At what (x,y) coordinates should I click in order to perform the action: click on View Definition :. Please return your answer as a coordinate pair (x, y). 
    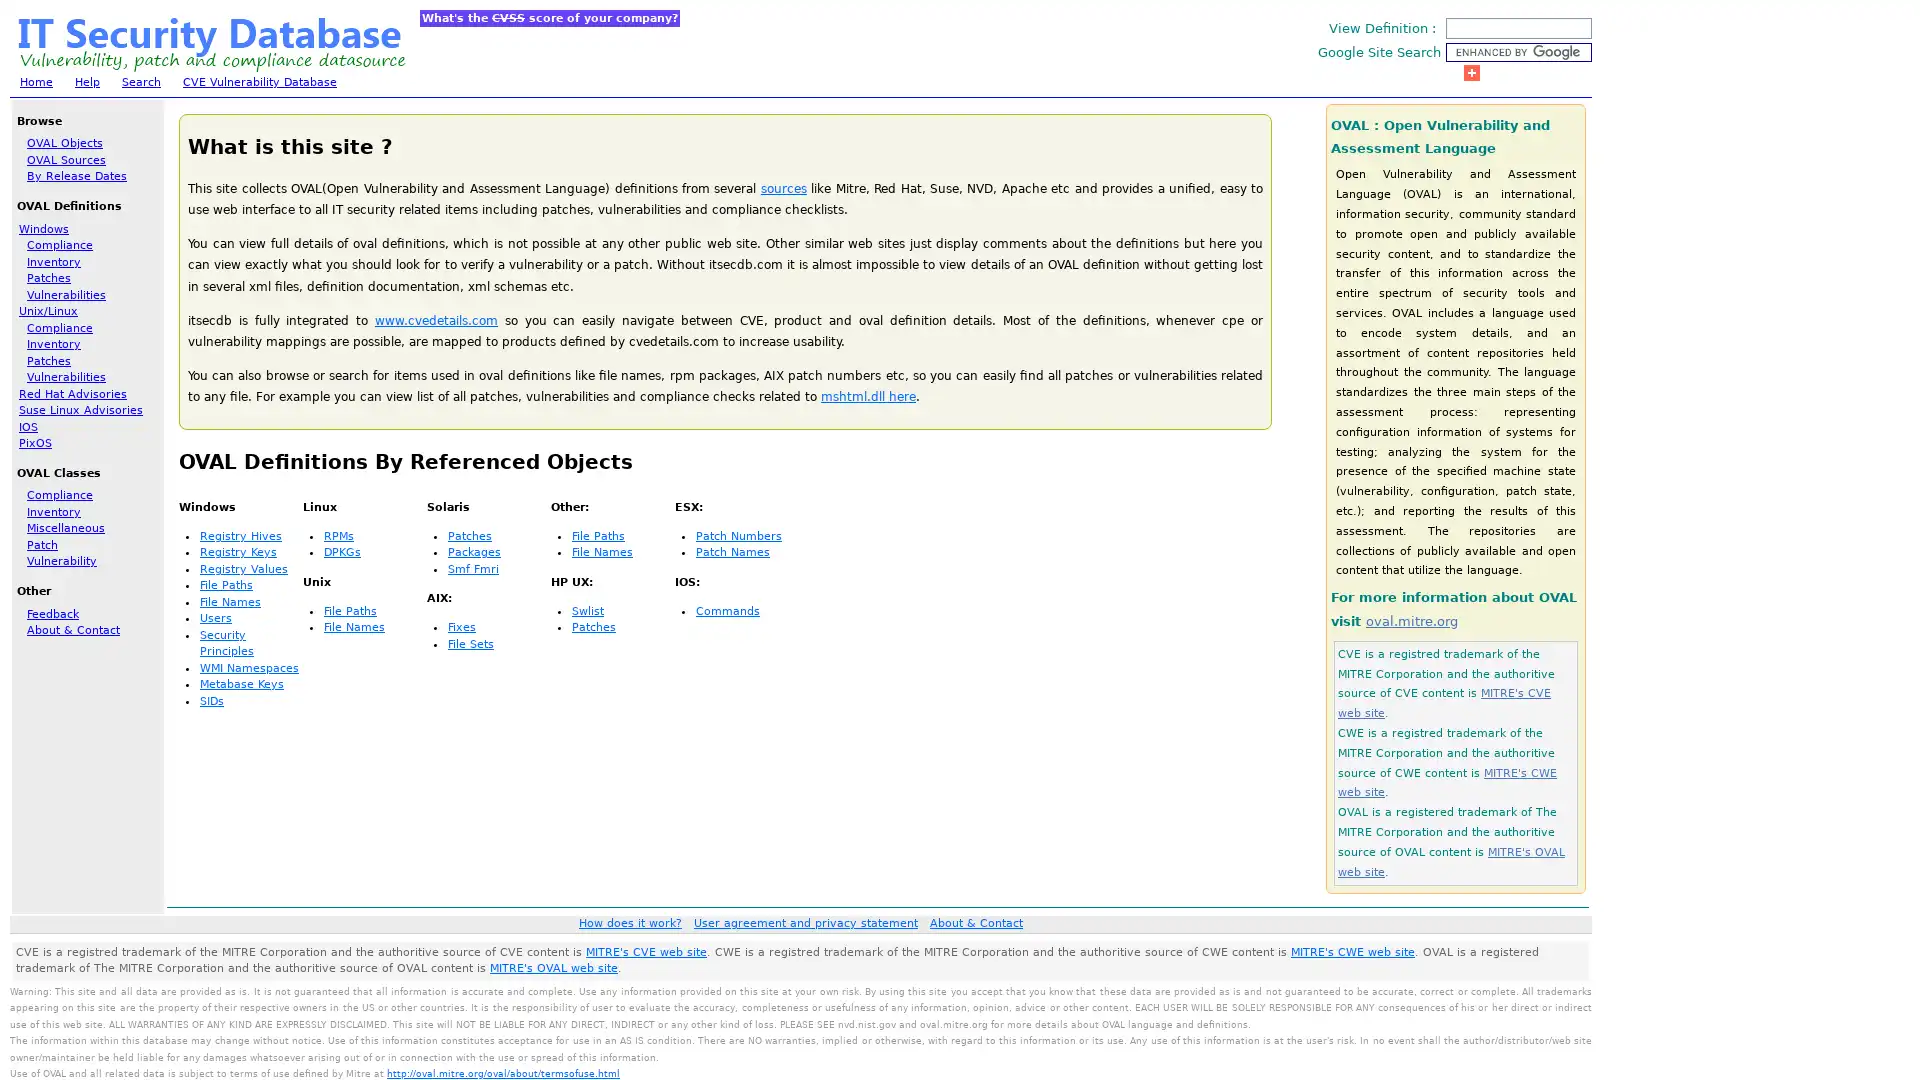
    Looking at the image, I should click on (1376, 28).